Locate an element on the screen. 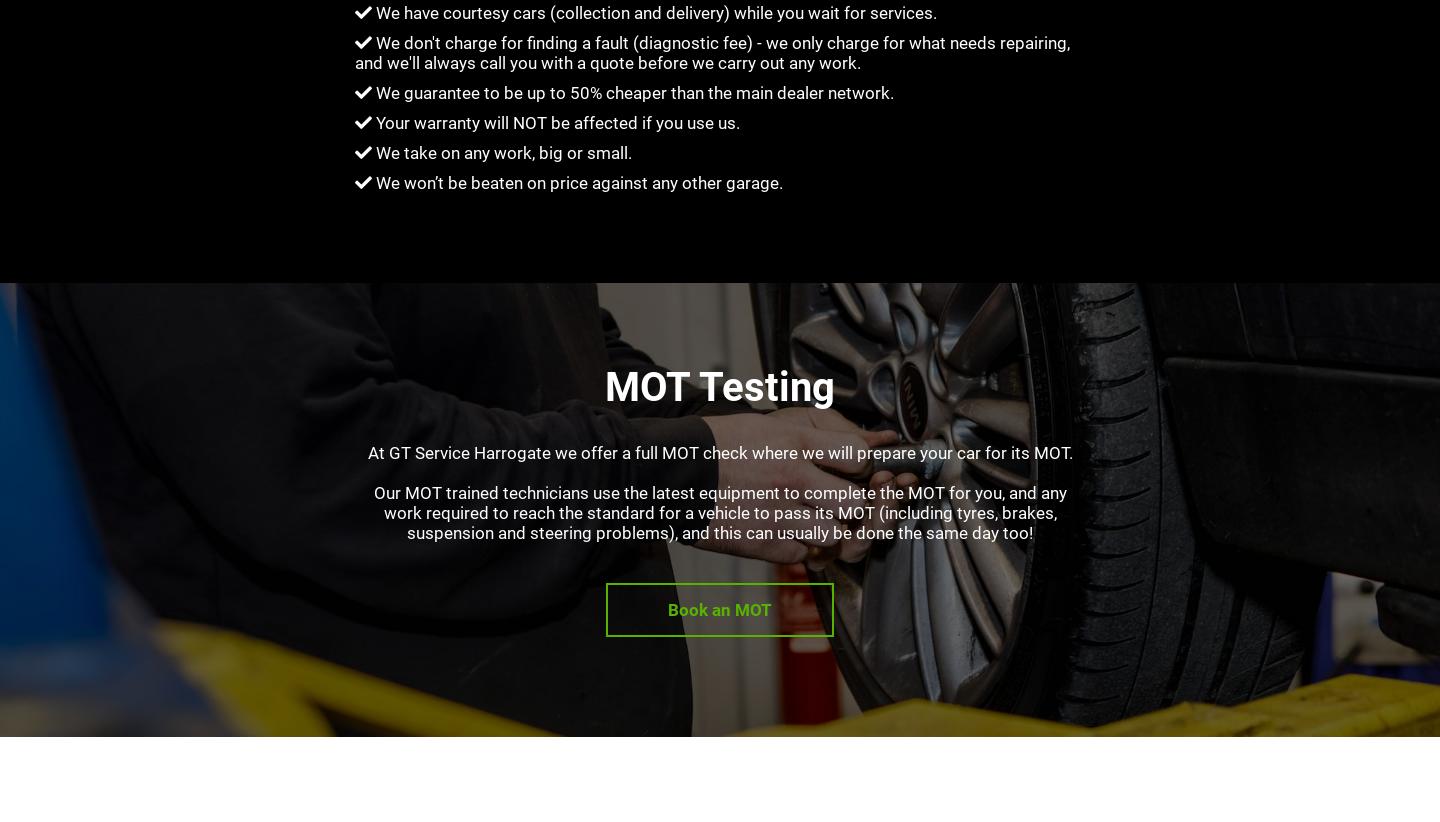 This screenshot has height=822, width=1440. 'We guarantee to be up to 50% cheaper than the main dealer network.' is located at coordinates (370, 90).